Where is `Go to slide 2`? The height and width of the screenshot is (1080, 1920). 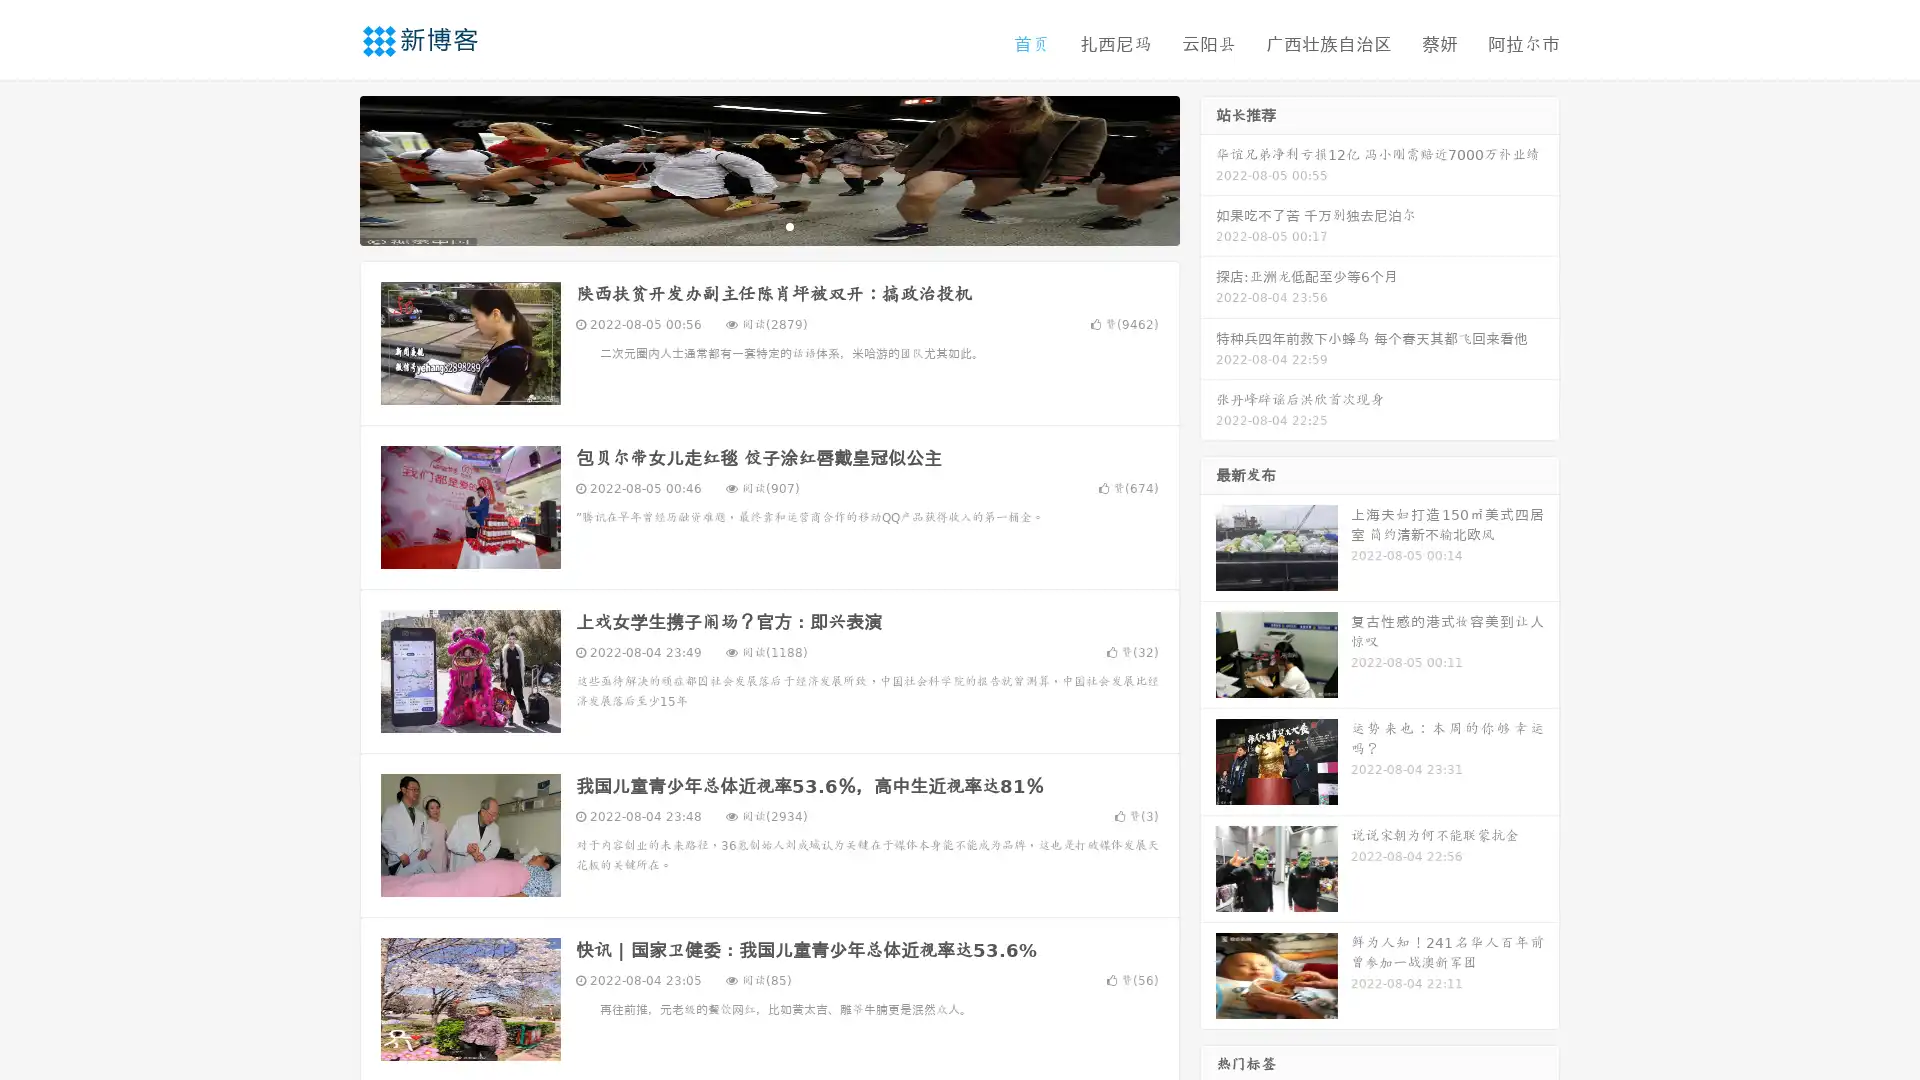 Go to slide 2 is located at coordinates (768, 225).